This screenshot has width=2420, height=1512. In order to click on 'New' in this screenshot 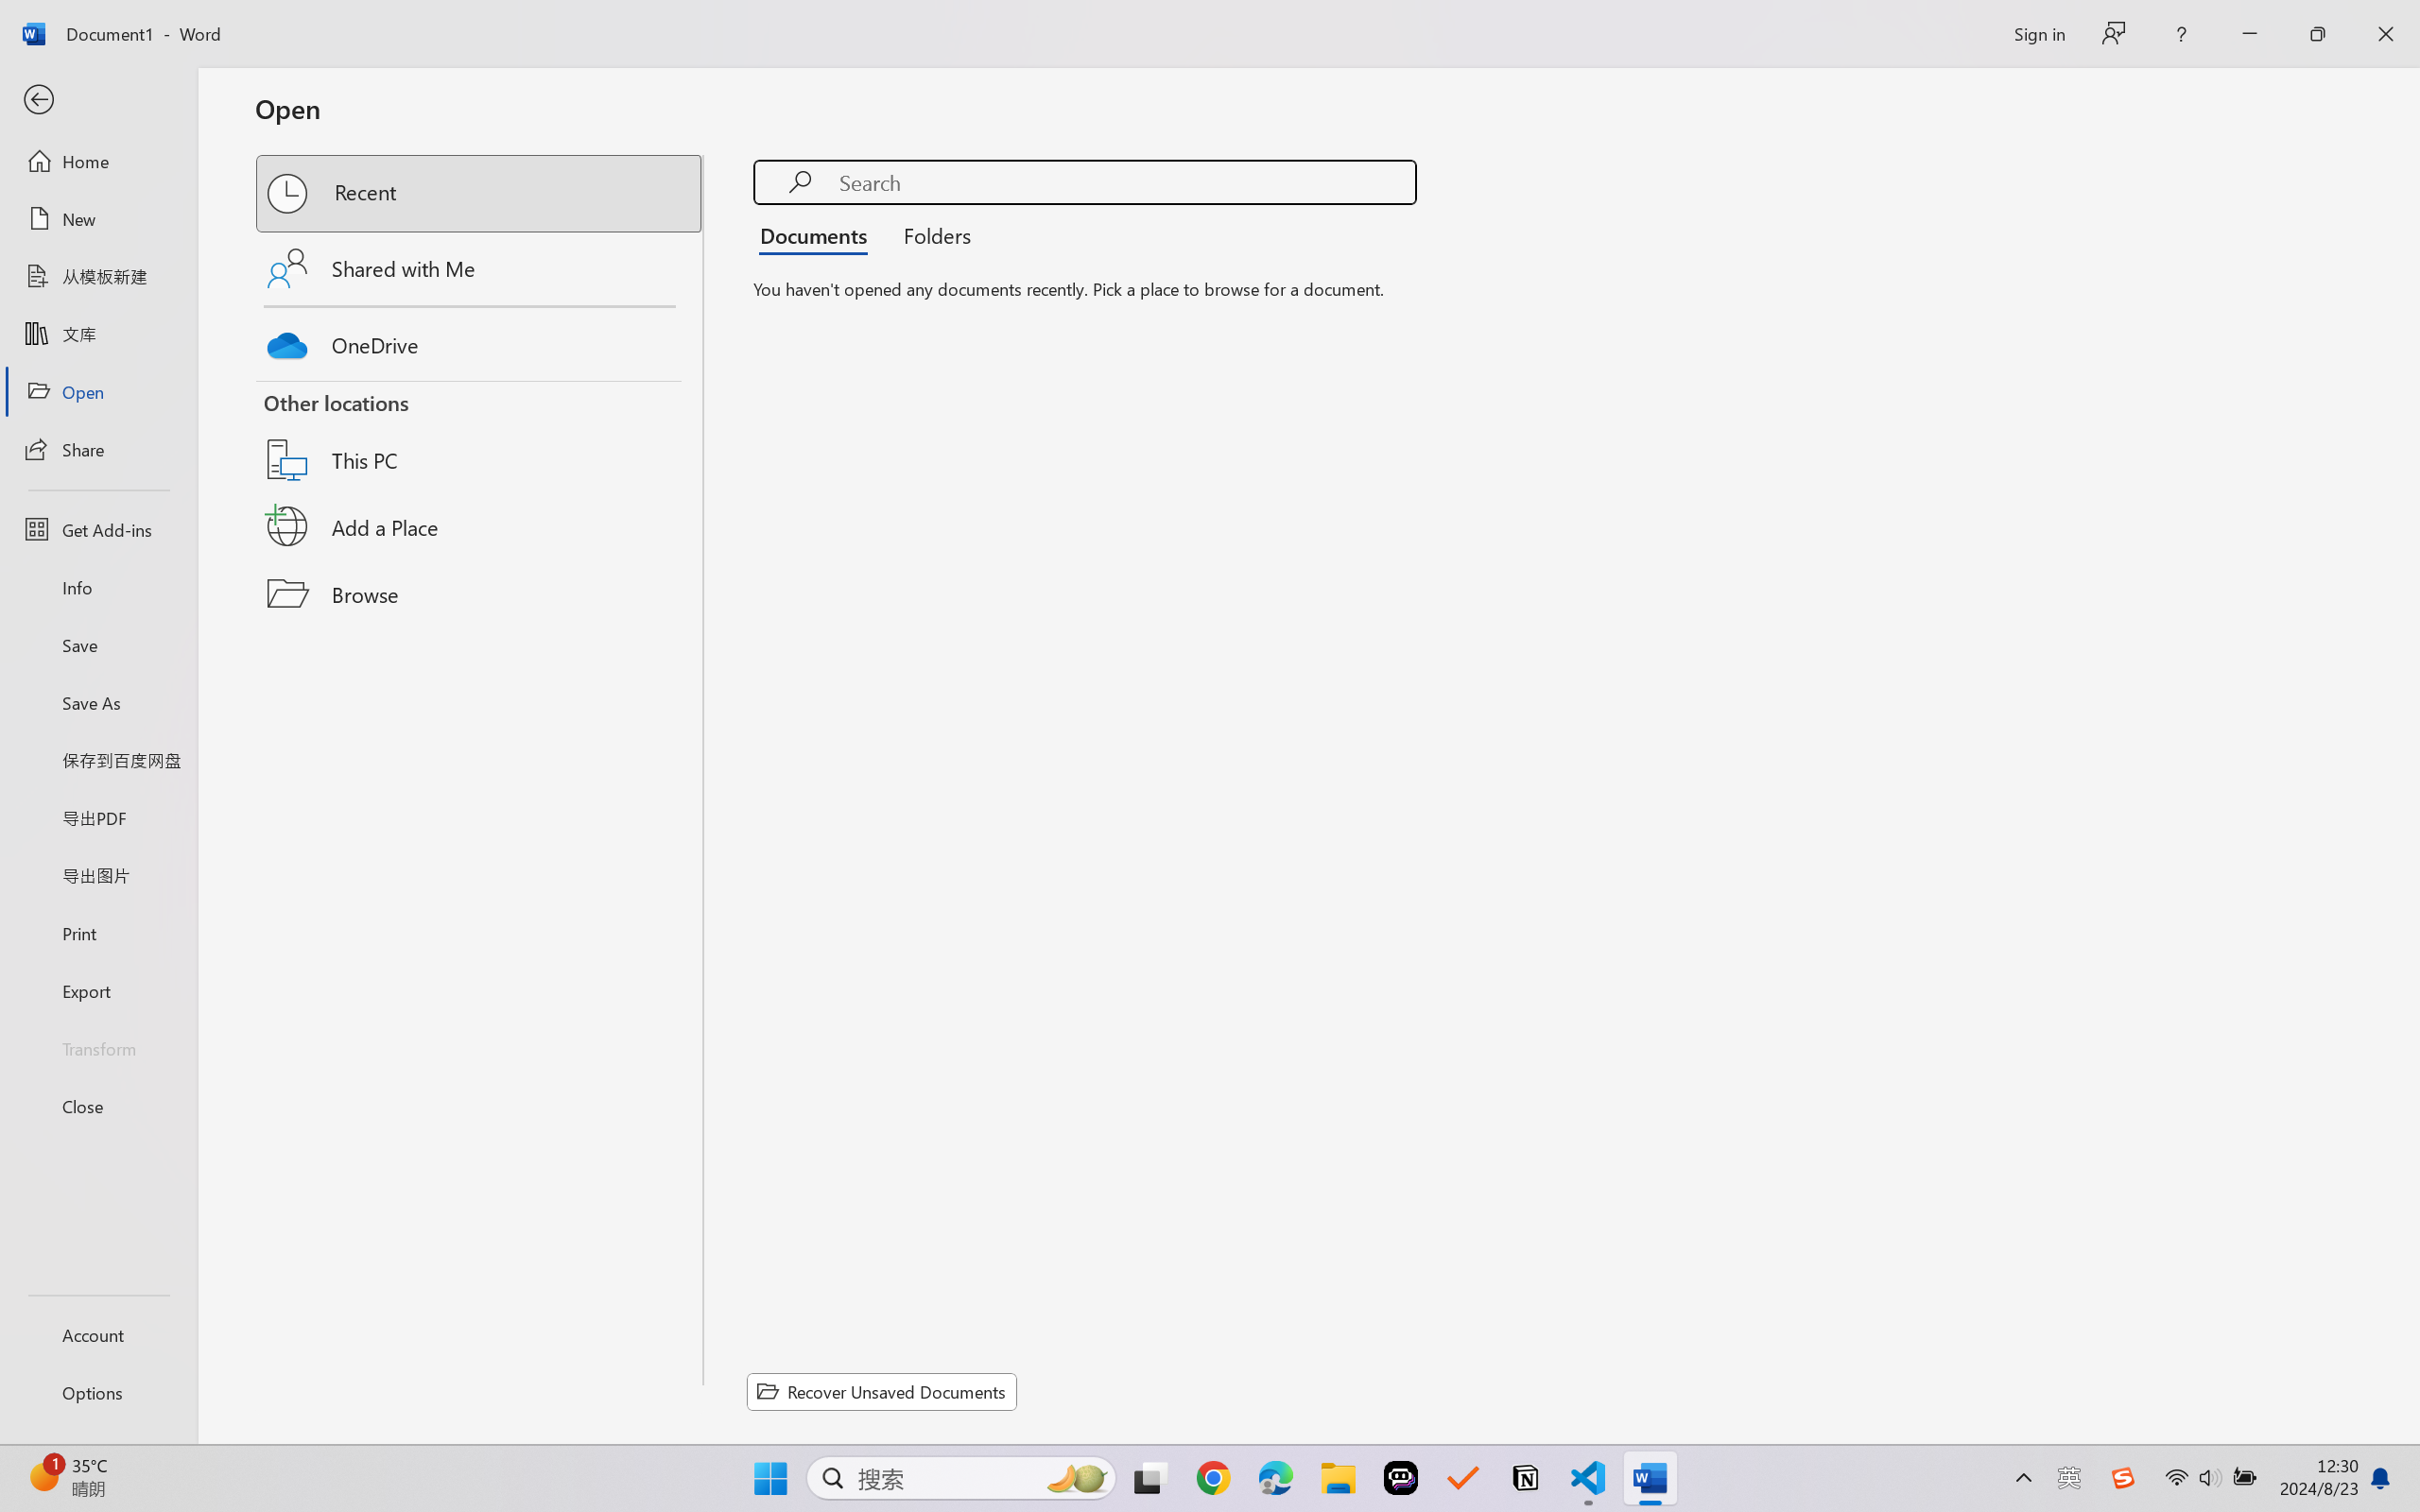, I will do `click(97, 217)`.